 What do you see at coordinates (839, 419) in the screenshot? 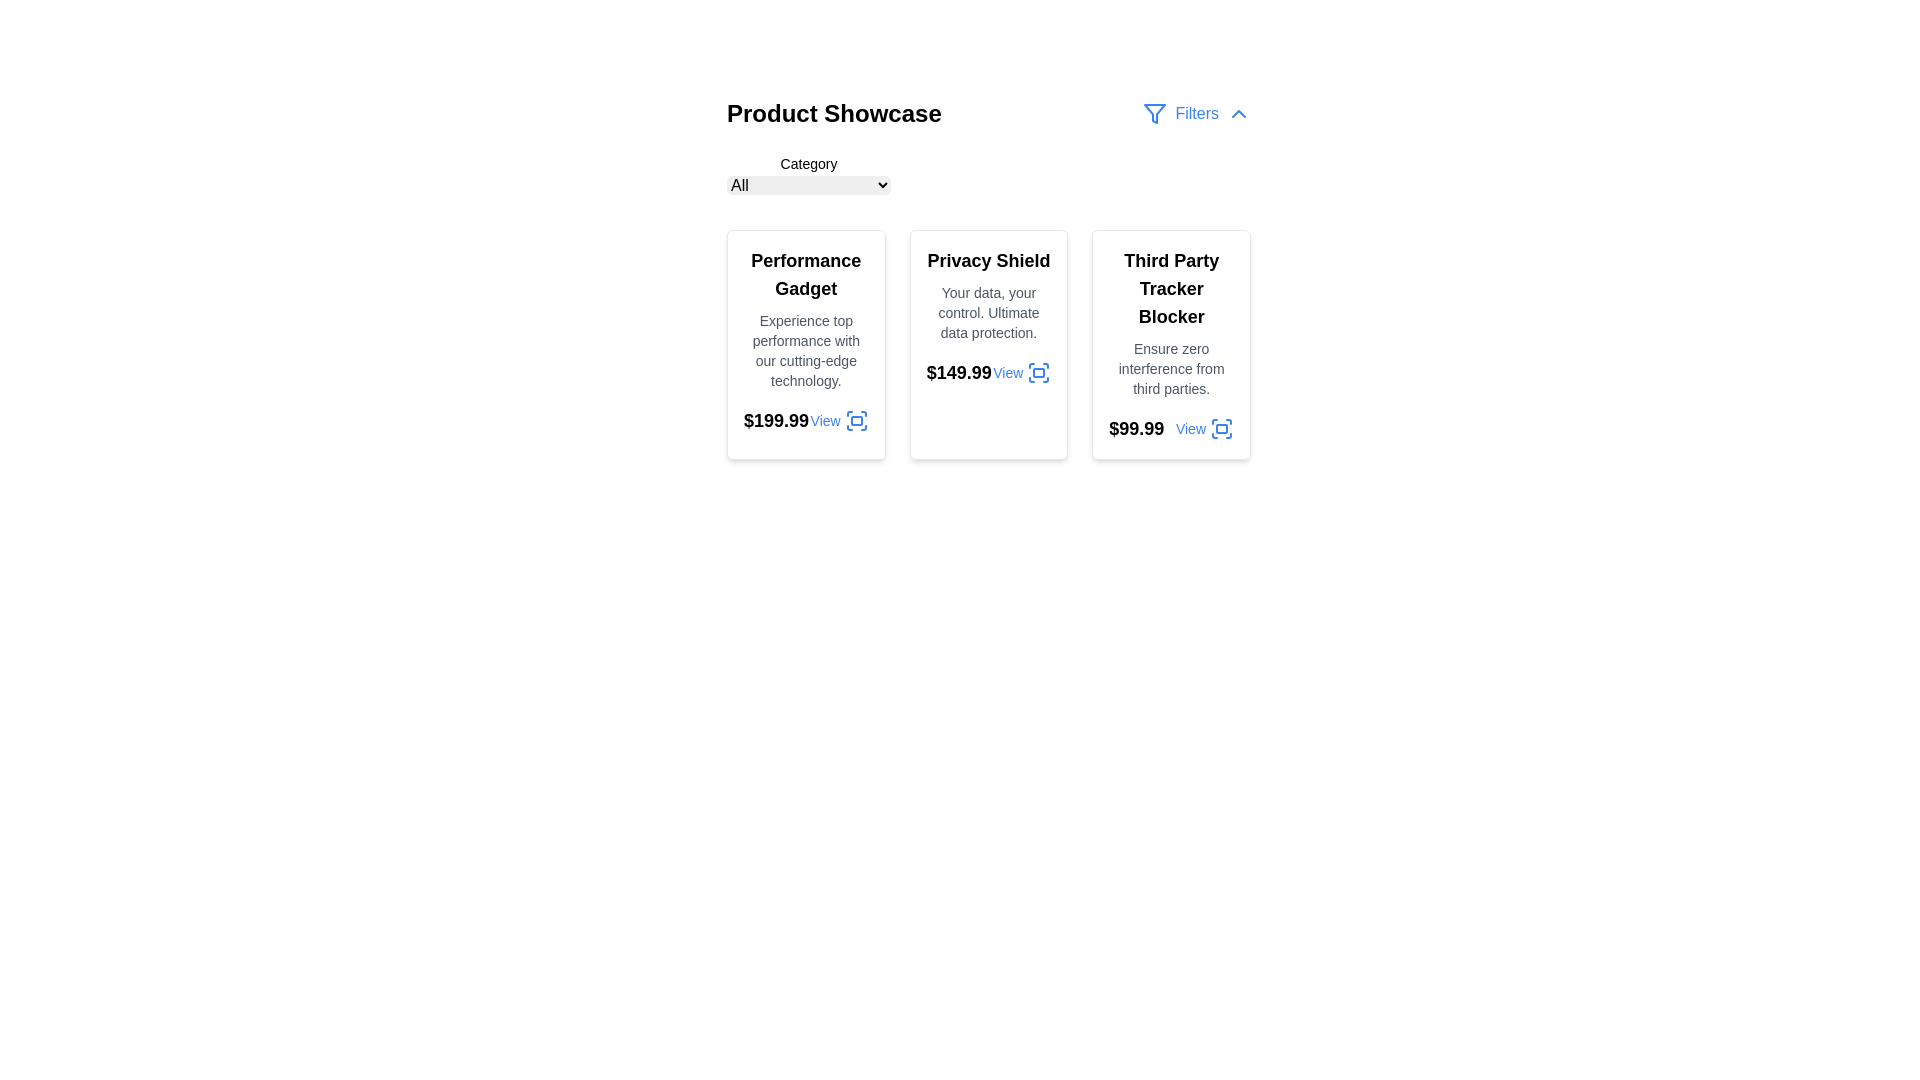
I see `the 'View' link, which is a blue text label situated immediately to the right of the price '$199.99' in the bottom section of the first product card` at bounding box center [839, 419].